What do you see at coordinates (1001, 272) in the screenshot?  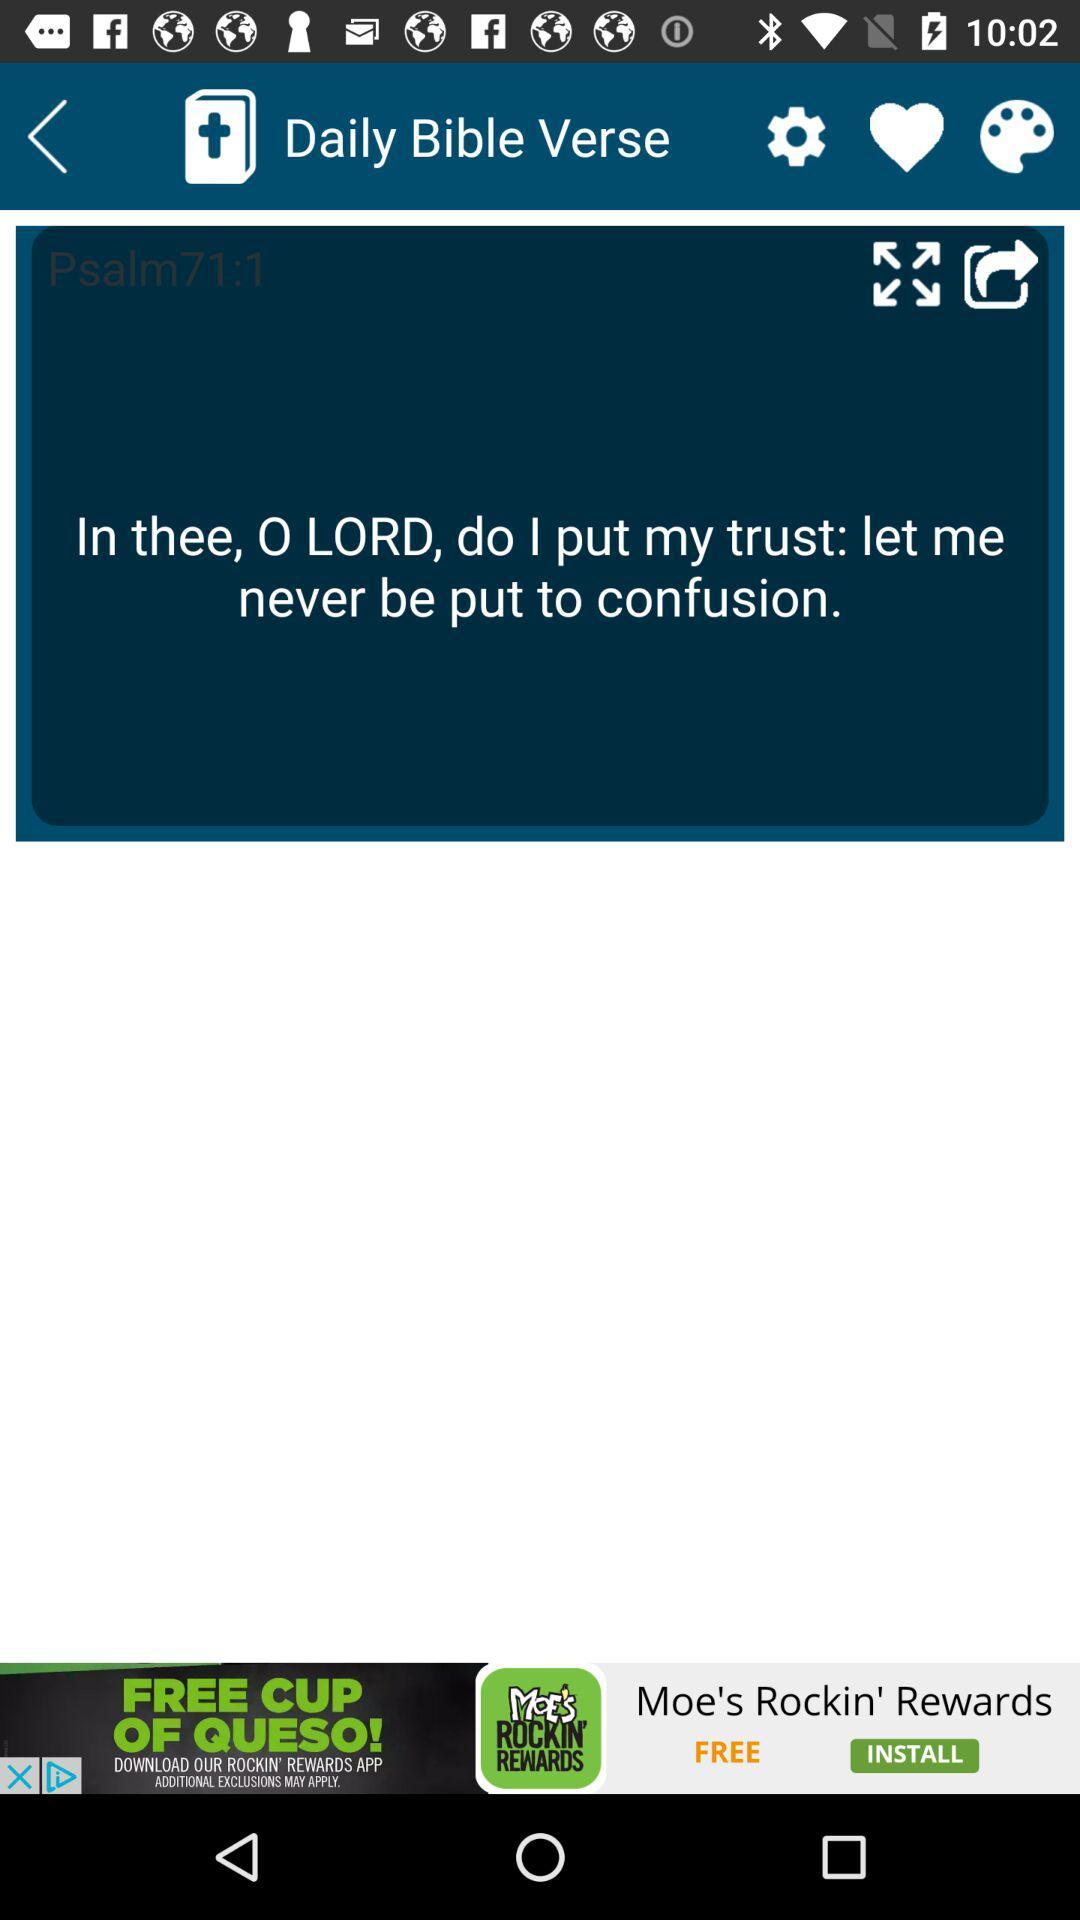 I see `share` at bounding box center [1001, 272].